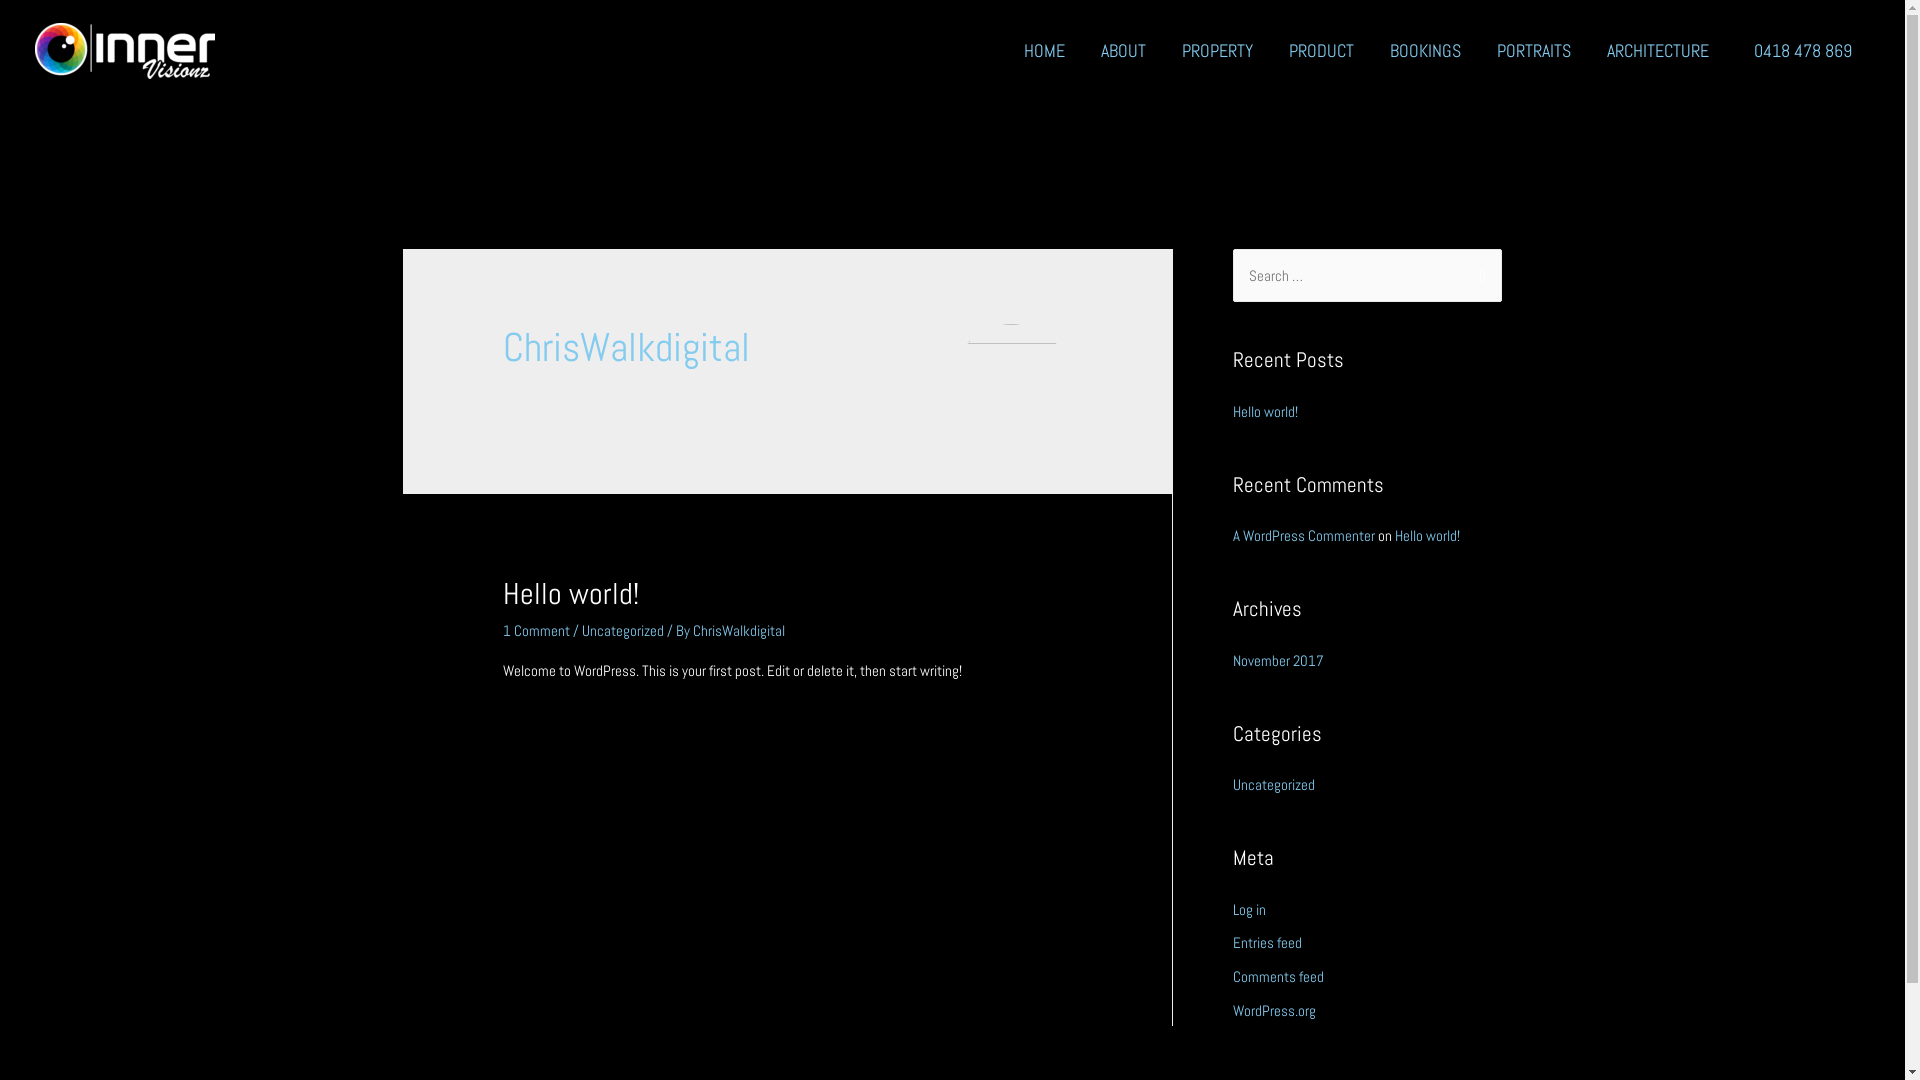 This screenshot has height=1080, width=1920. What do you see at coordinates (1216, 49) in the screenshot?
I see `'PROPERTY'` at bounding box center [1216, 49].